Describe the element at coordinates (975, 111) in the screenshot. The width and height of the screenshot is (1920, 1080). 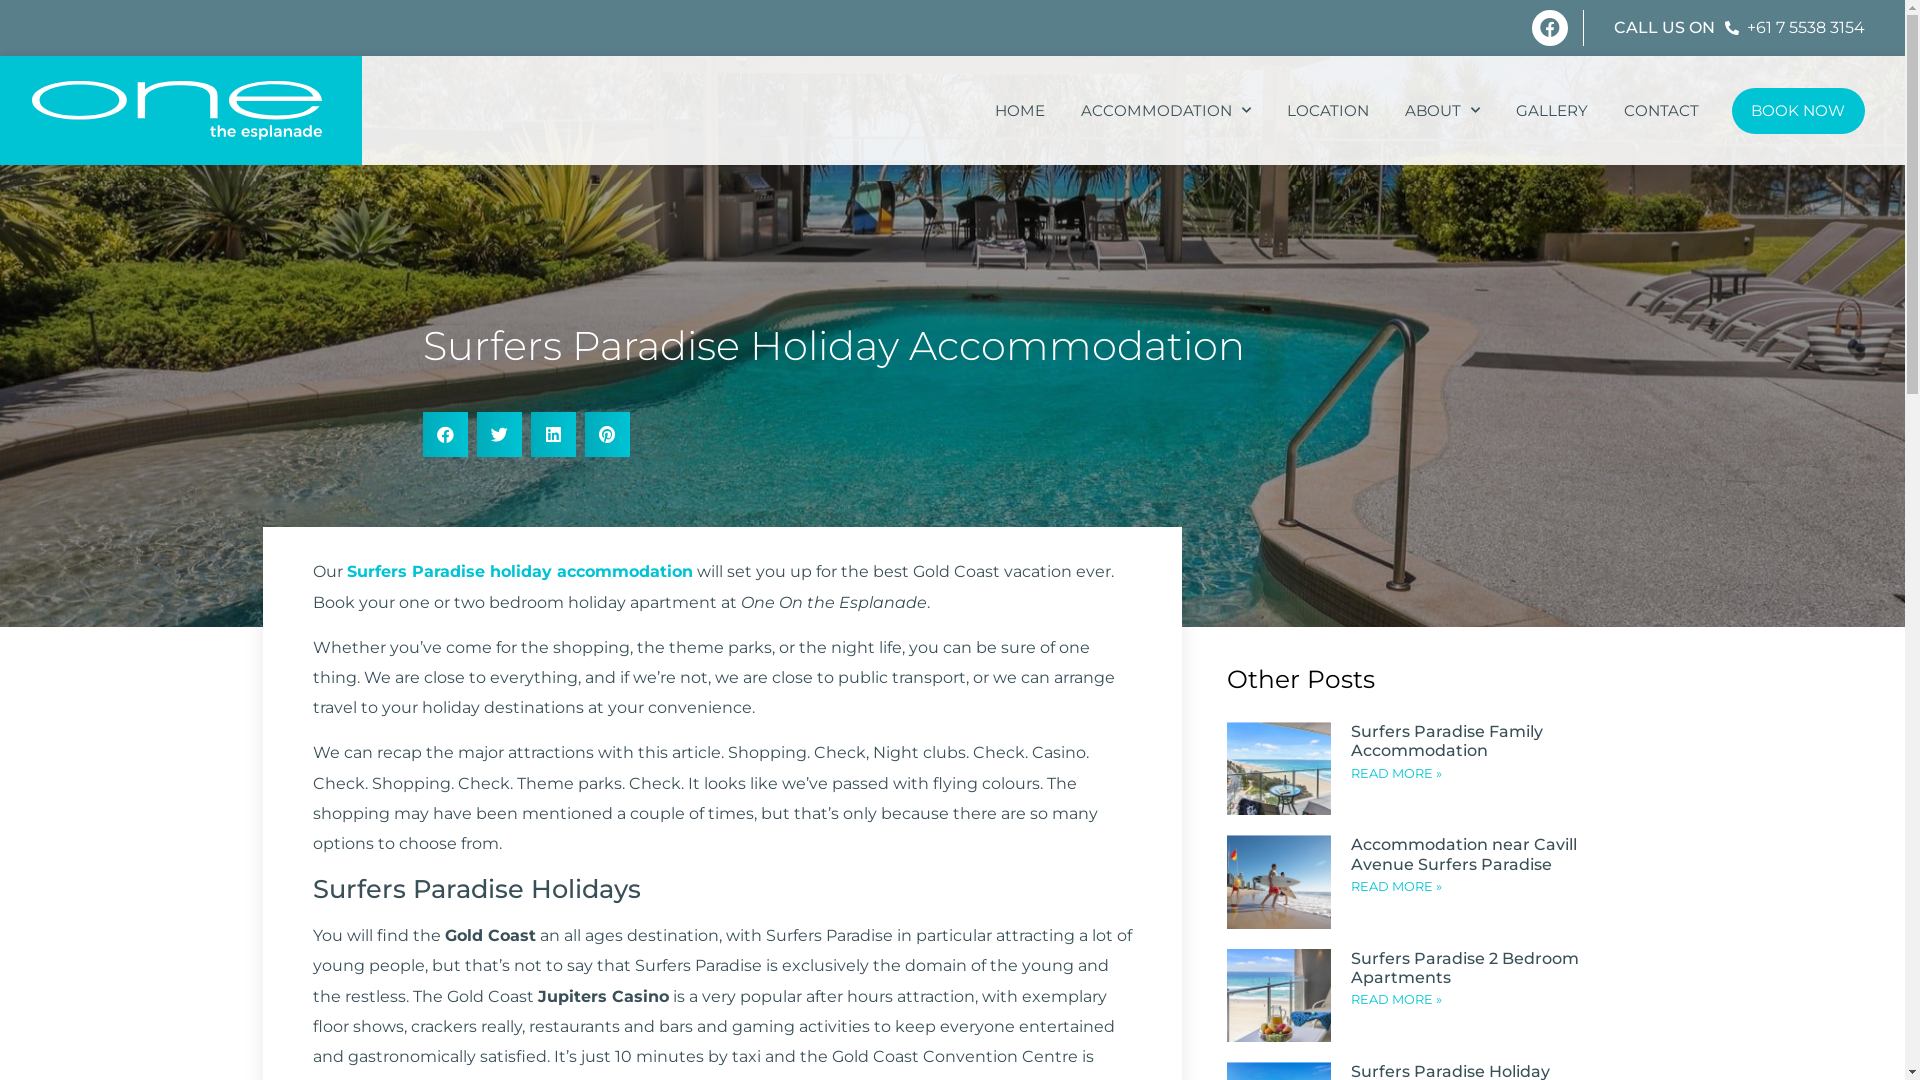
I see `'HOME'` at that location.